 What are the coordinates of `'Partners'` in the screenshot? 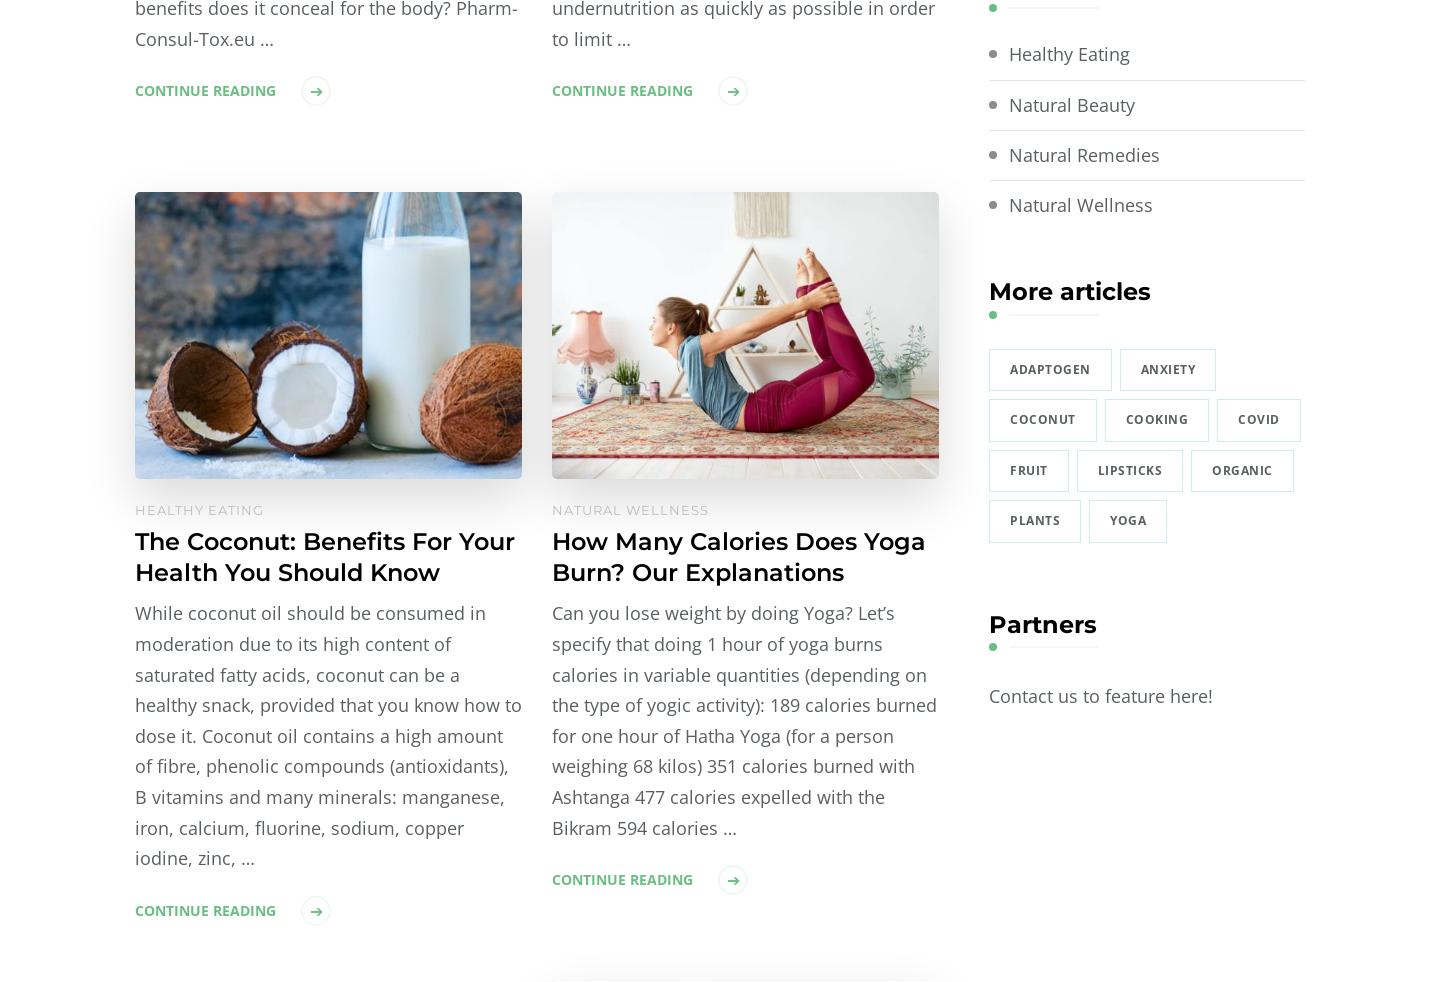 It's located at (1042, 622).